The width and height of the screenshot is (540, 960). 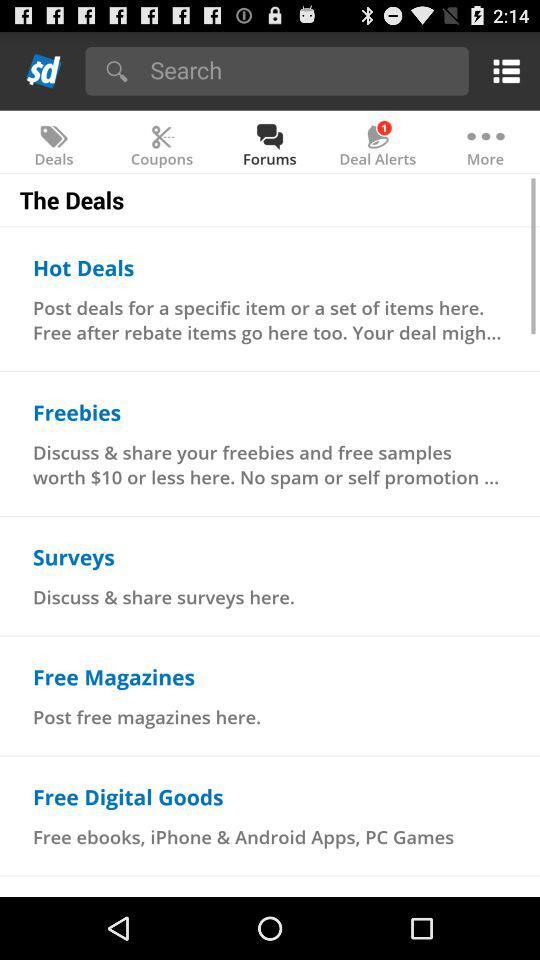 What do you see at coordinates (128, 797) in the screenshot?
I see `item above the free ebooks iphone` at bounding box center [128, 797].